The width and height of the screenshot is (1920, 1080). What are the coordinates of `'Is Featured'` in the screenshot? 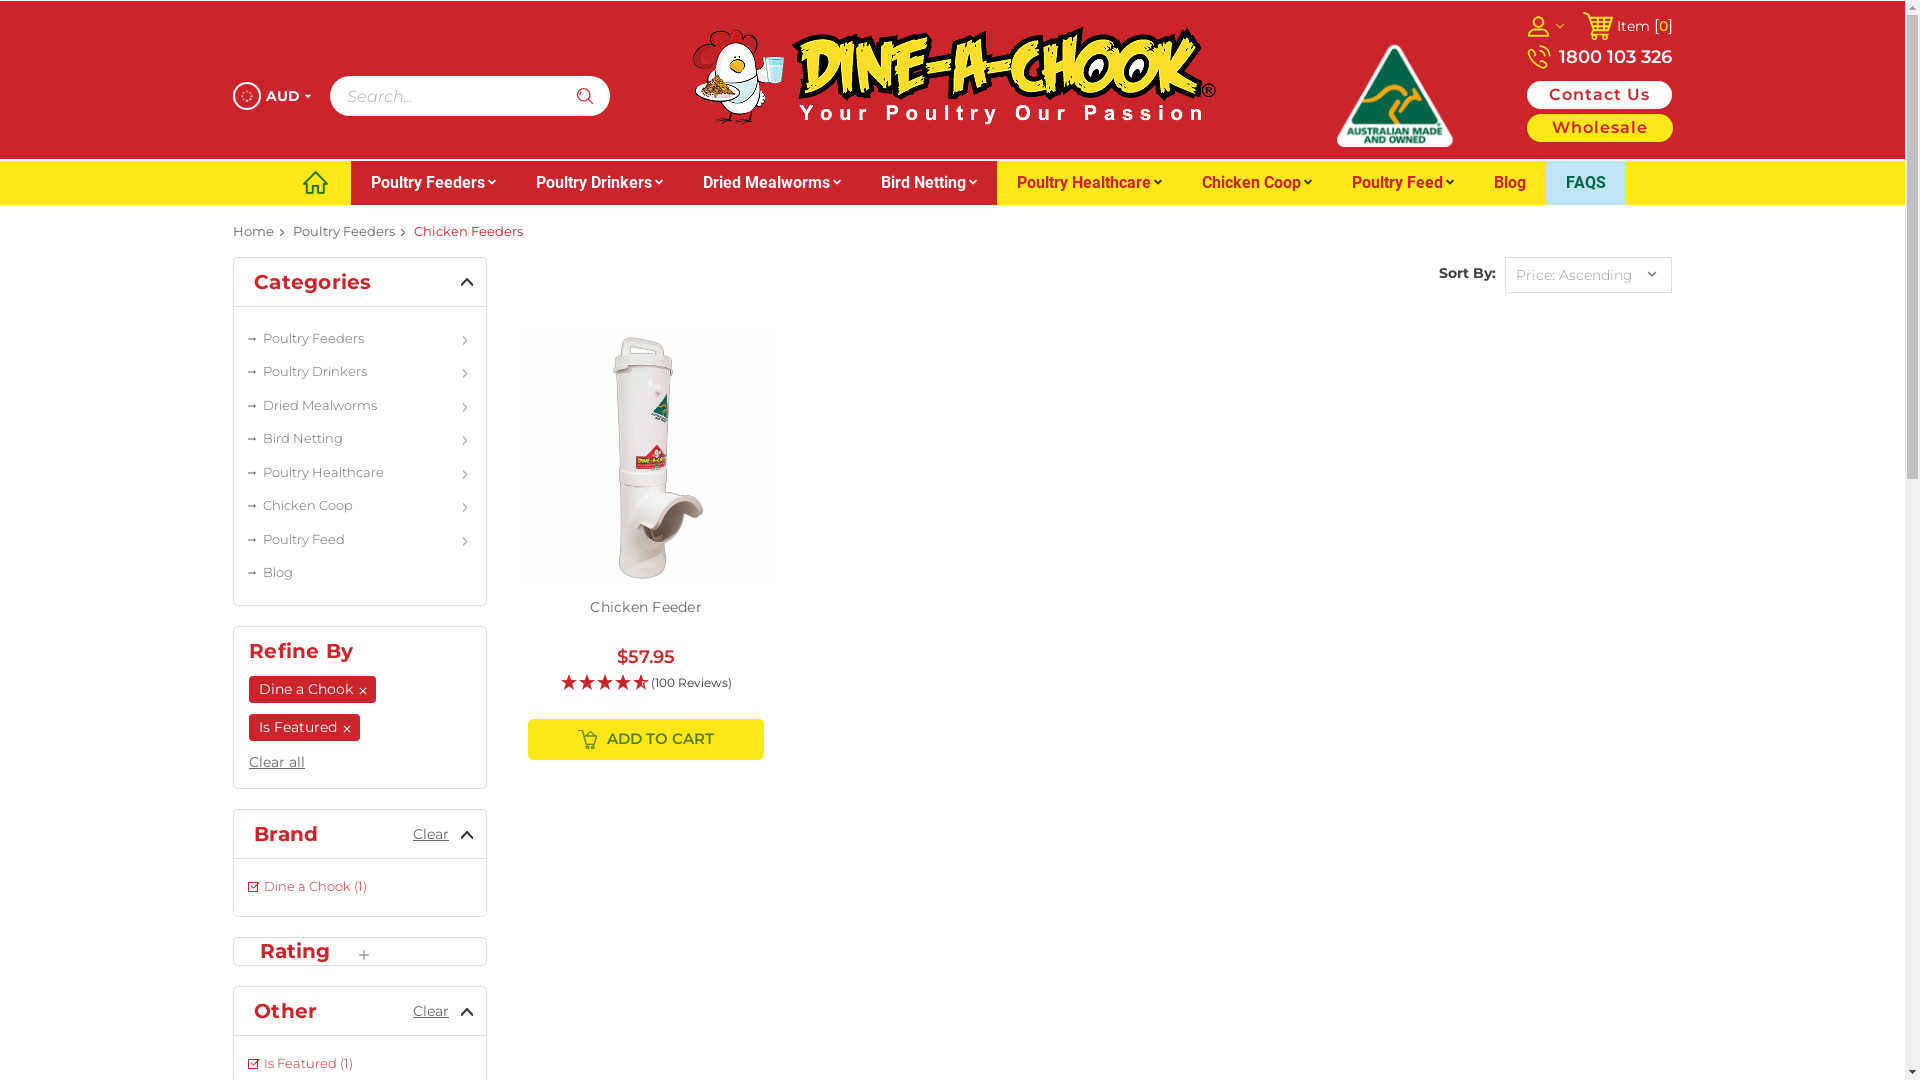 It's located at (303, 727).